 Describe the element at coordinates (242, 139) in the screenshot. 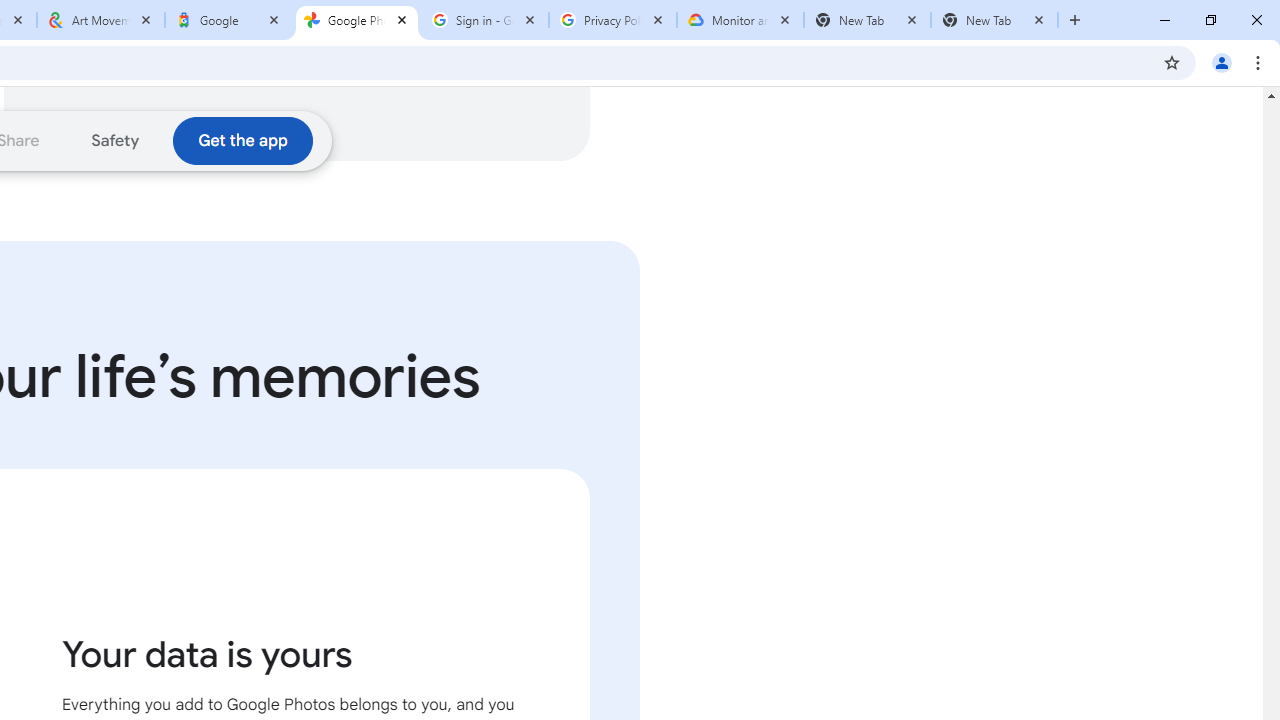

I see `'Download the Google Photos app'` at that location.